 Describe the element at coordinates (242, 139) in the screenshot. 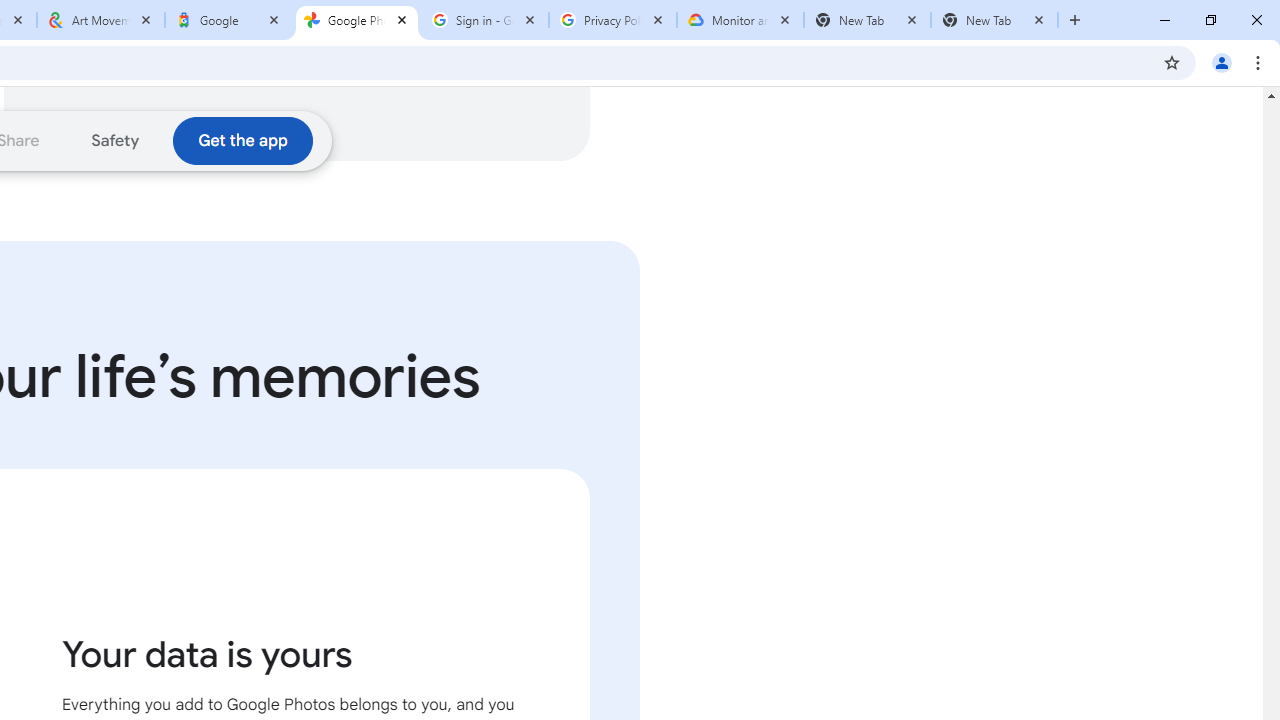

I see `'Download the Google Photos app'` at that location.